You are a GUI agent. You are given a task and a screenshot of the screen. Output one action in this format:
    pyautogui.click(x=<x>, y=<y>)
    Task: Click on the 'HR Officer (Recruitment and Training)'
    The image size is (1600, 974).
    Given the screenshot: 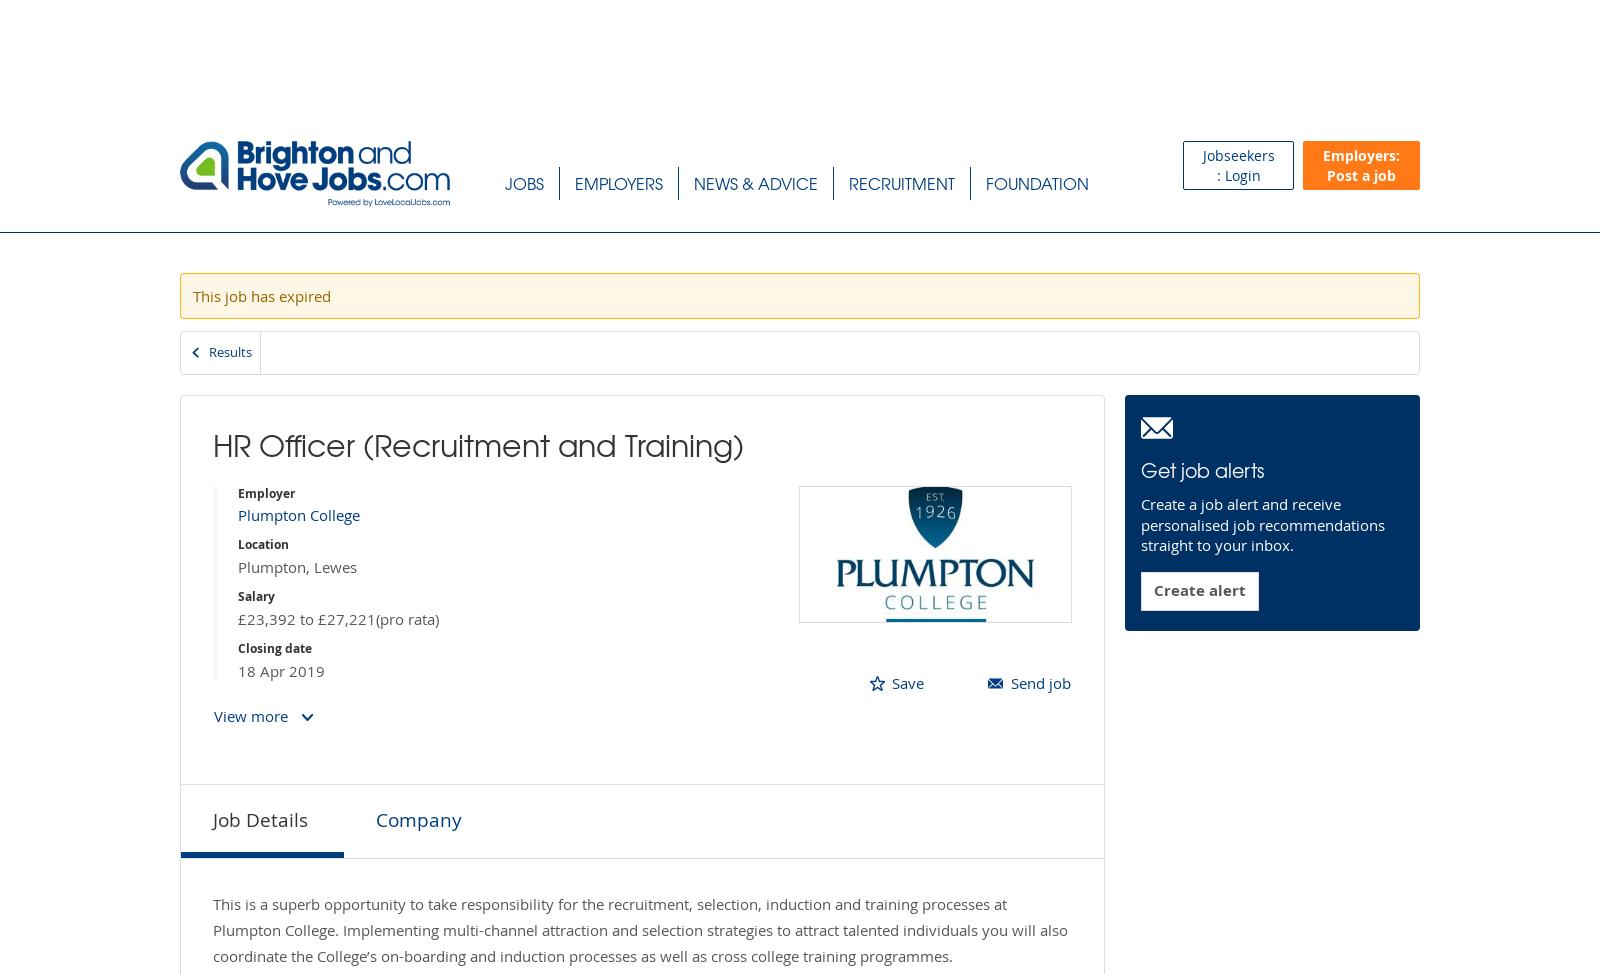 What is the action you would take?
    pyautogui.click(x=477, y=442)
    